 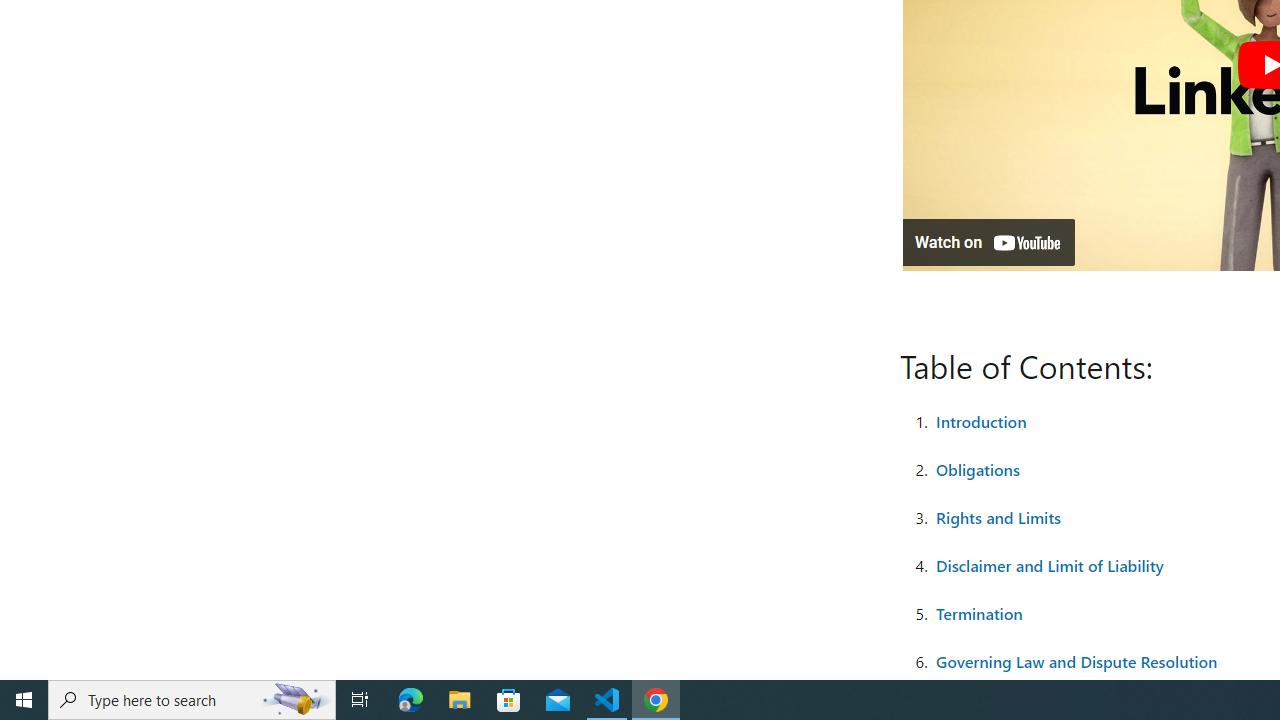 What do you see at coordinates (988, 241) in the screenshot?
I see `'Watch on YouTube'` at bounding box center [988, 241].